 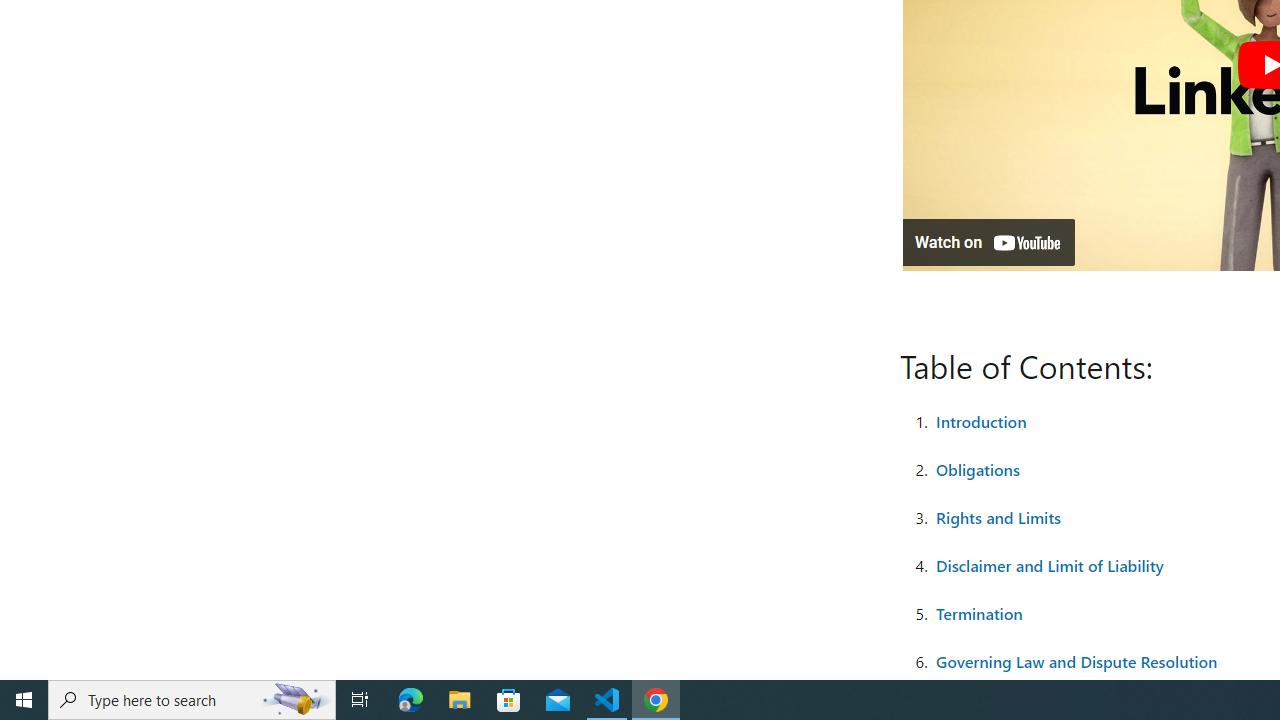 What do you see at coordinates (988, 241) in the screenshot?
I see `'Watch on YouTube'` at bounding box center [988, 241].